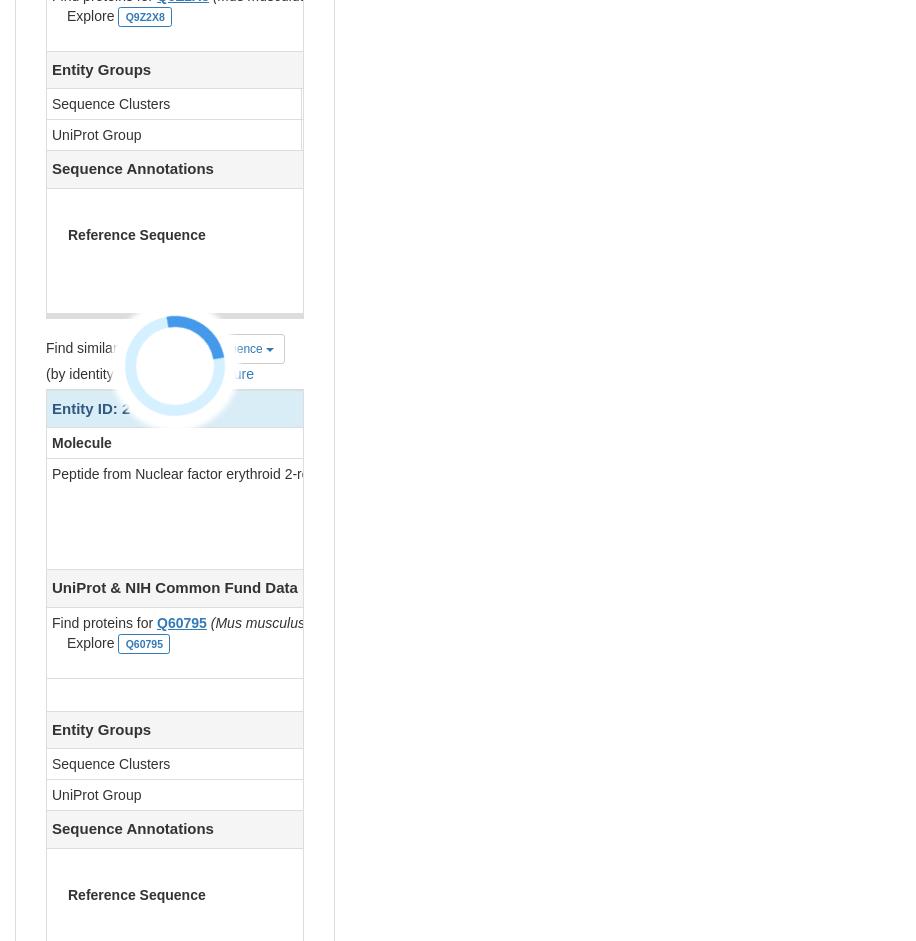 This screenshot has height=941, width=916. Describe the element at coordinates (774, 443) in the screenshot. I see `'Organism'` at that location.